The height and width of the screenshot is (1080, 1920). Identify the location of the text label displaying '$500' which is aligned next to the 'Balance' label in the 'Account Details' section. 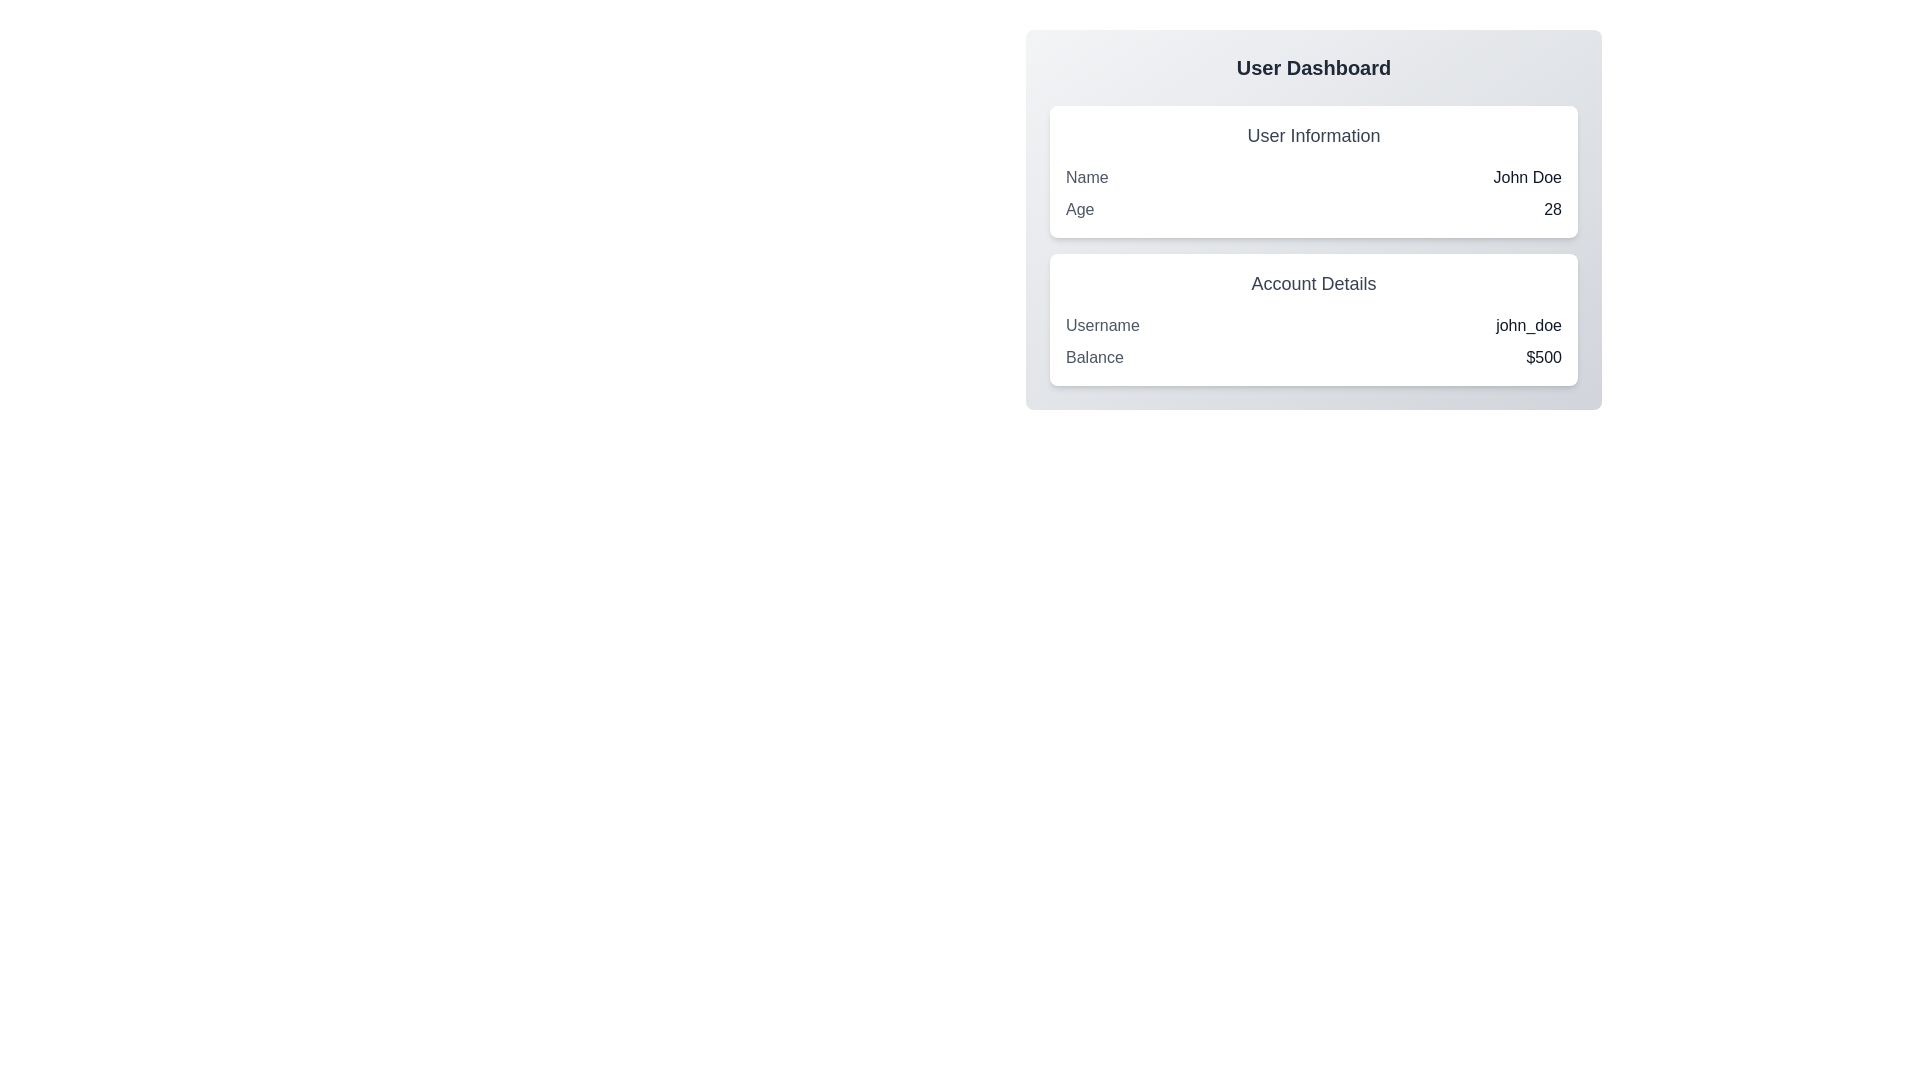
(1543, 357).